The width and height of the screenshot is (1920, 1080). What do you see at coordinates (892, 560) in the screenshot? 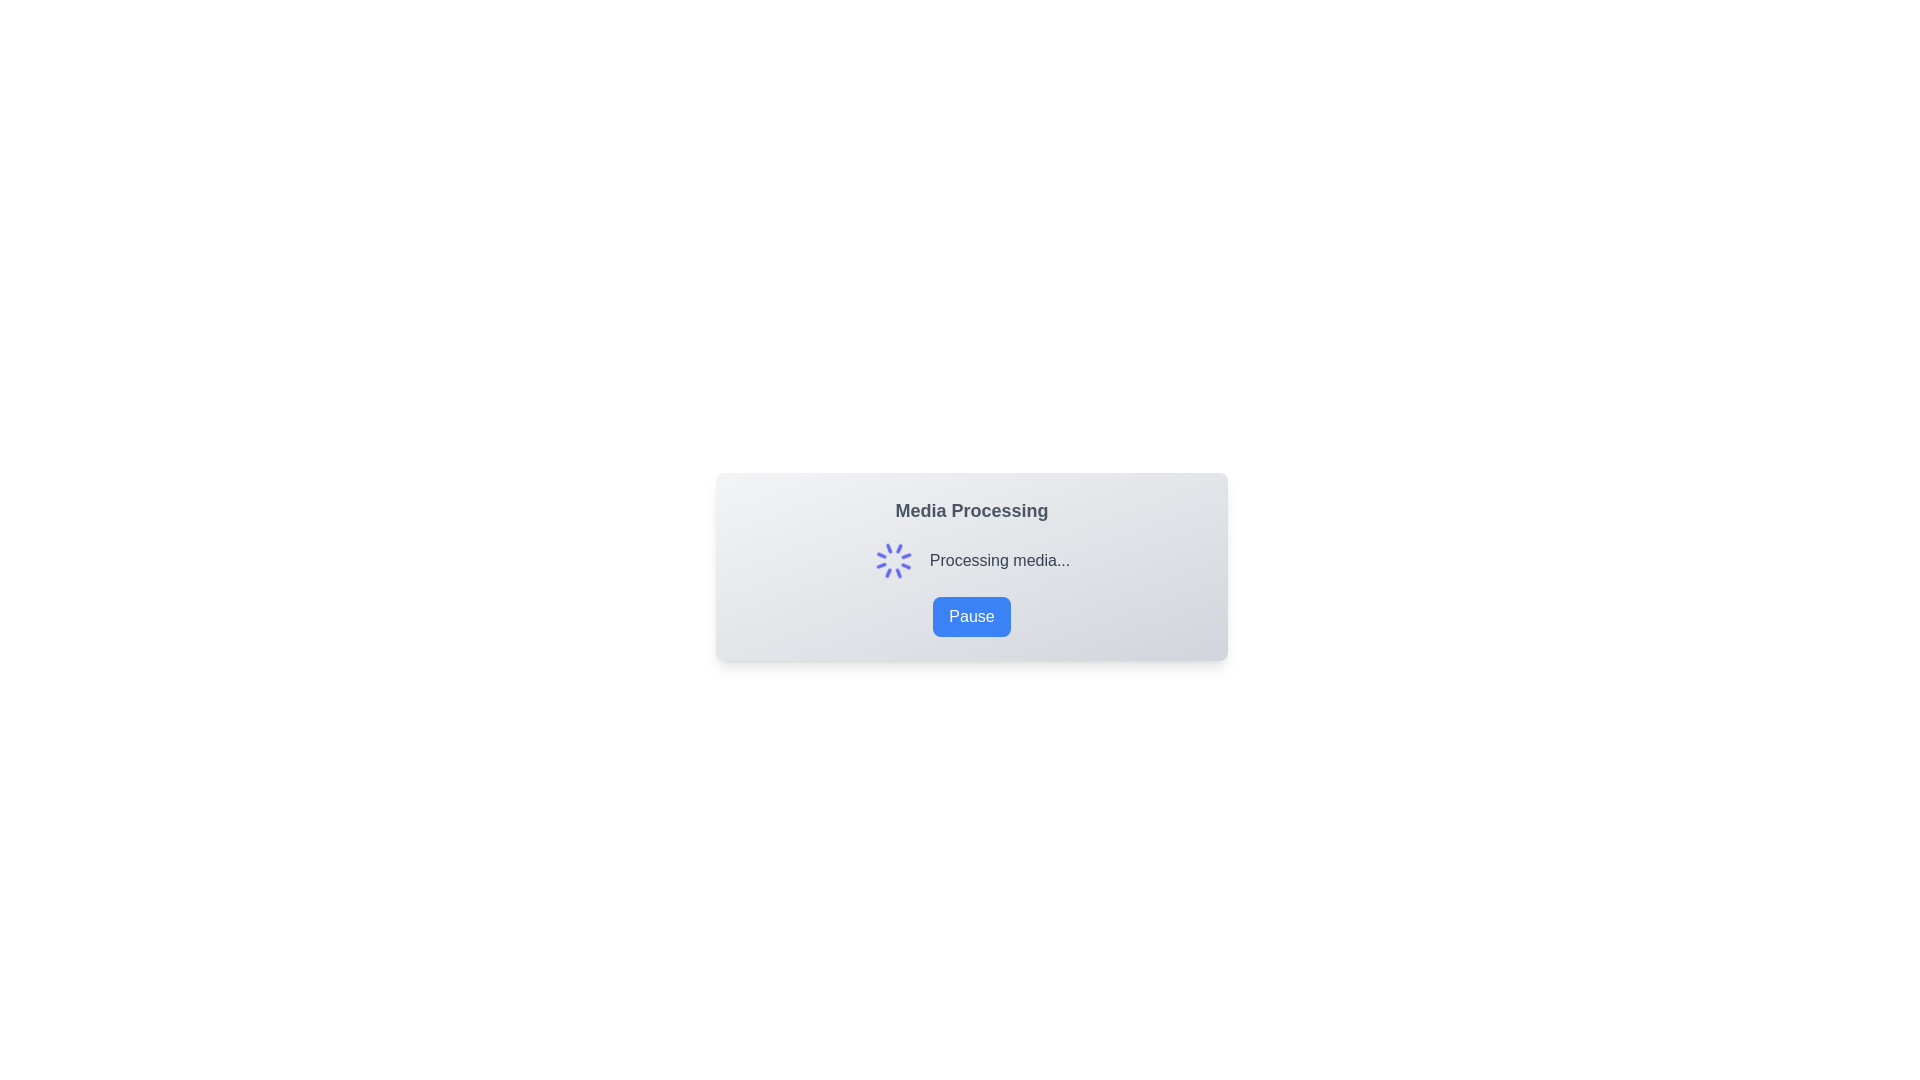
I see `the animated spinner icon, which is a circular spinner with eight indigo lines indicating a loading state, located to the left of 'Processing media...' and above the 'Pause' button` at bounding box center [892, 560].